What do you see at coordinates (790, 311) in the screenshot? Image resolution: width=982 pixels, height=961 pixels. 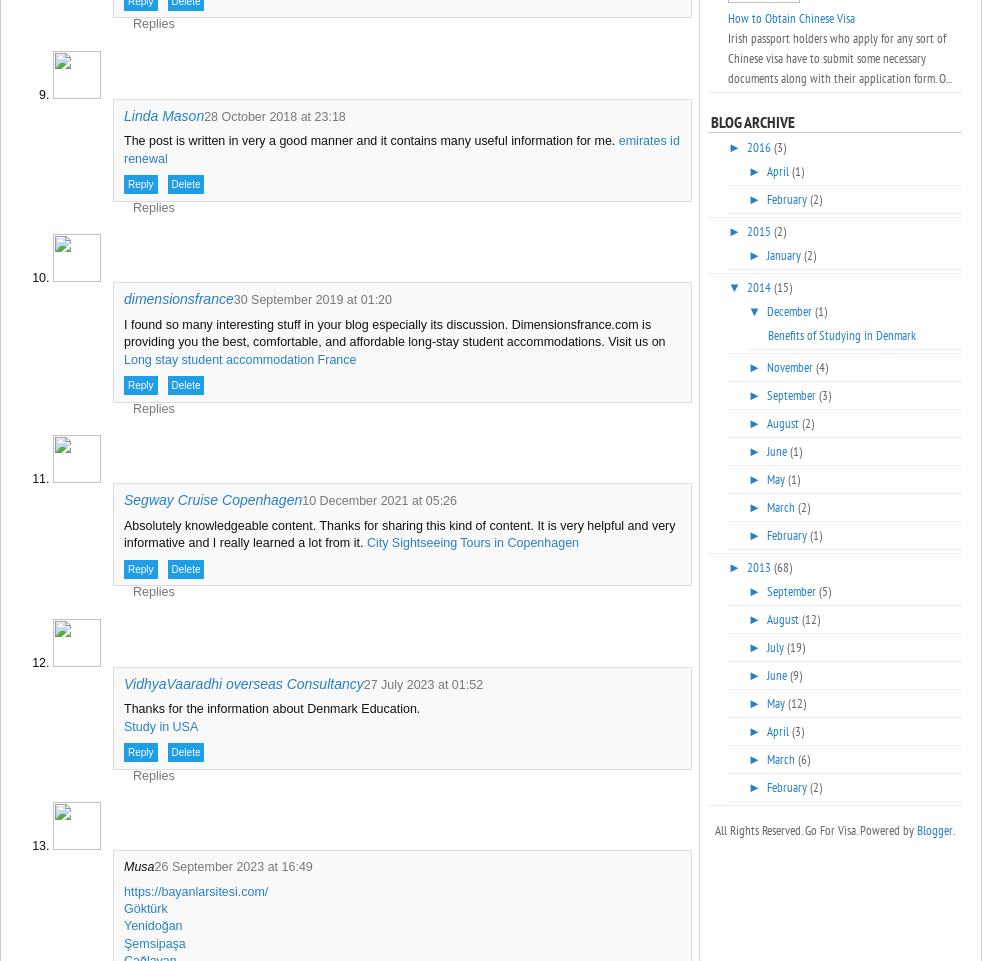 I see `'December'` at bounding box center [790, 311].